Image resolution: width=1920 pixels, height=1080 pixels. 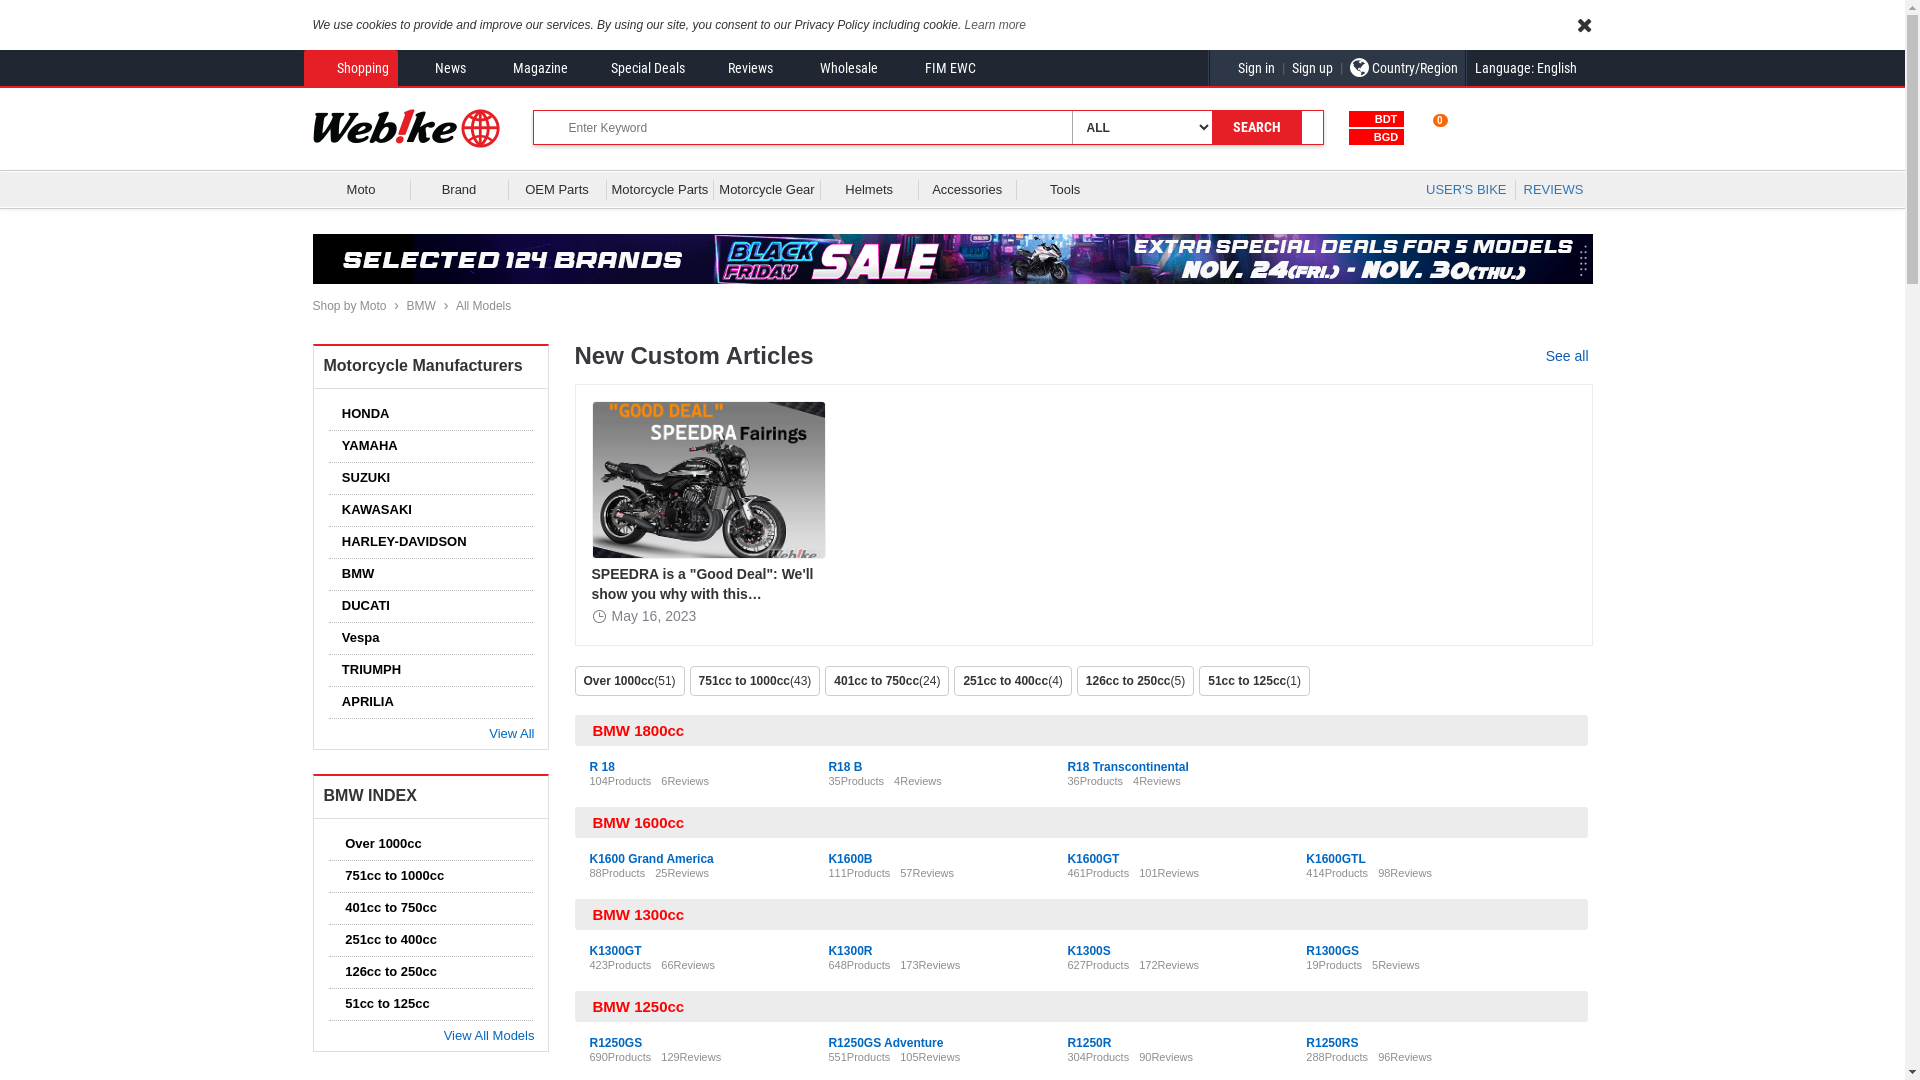 I want to click on 'Shopping', so click(x=349, y=67).